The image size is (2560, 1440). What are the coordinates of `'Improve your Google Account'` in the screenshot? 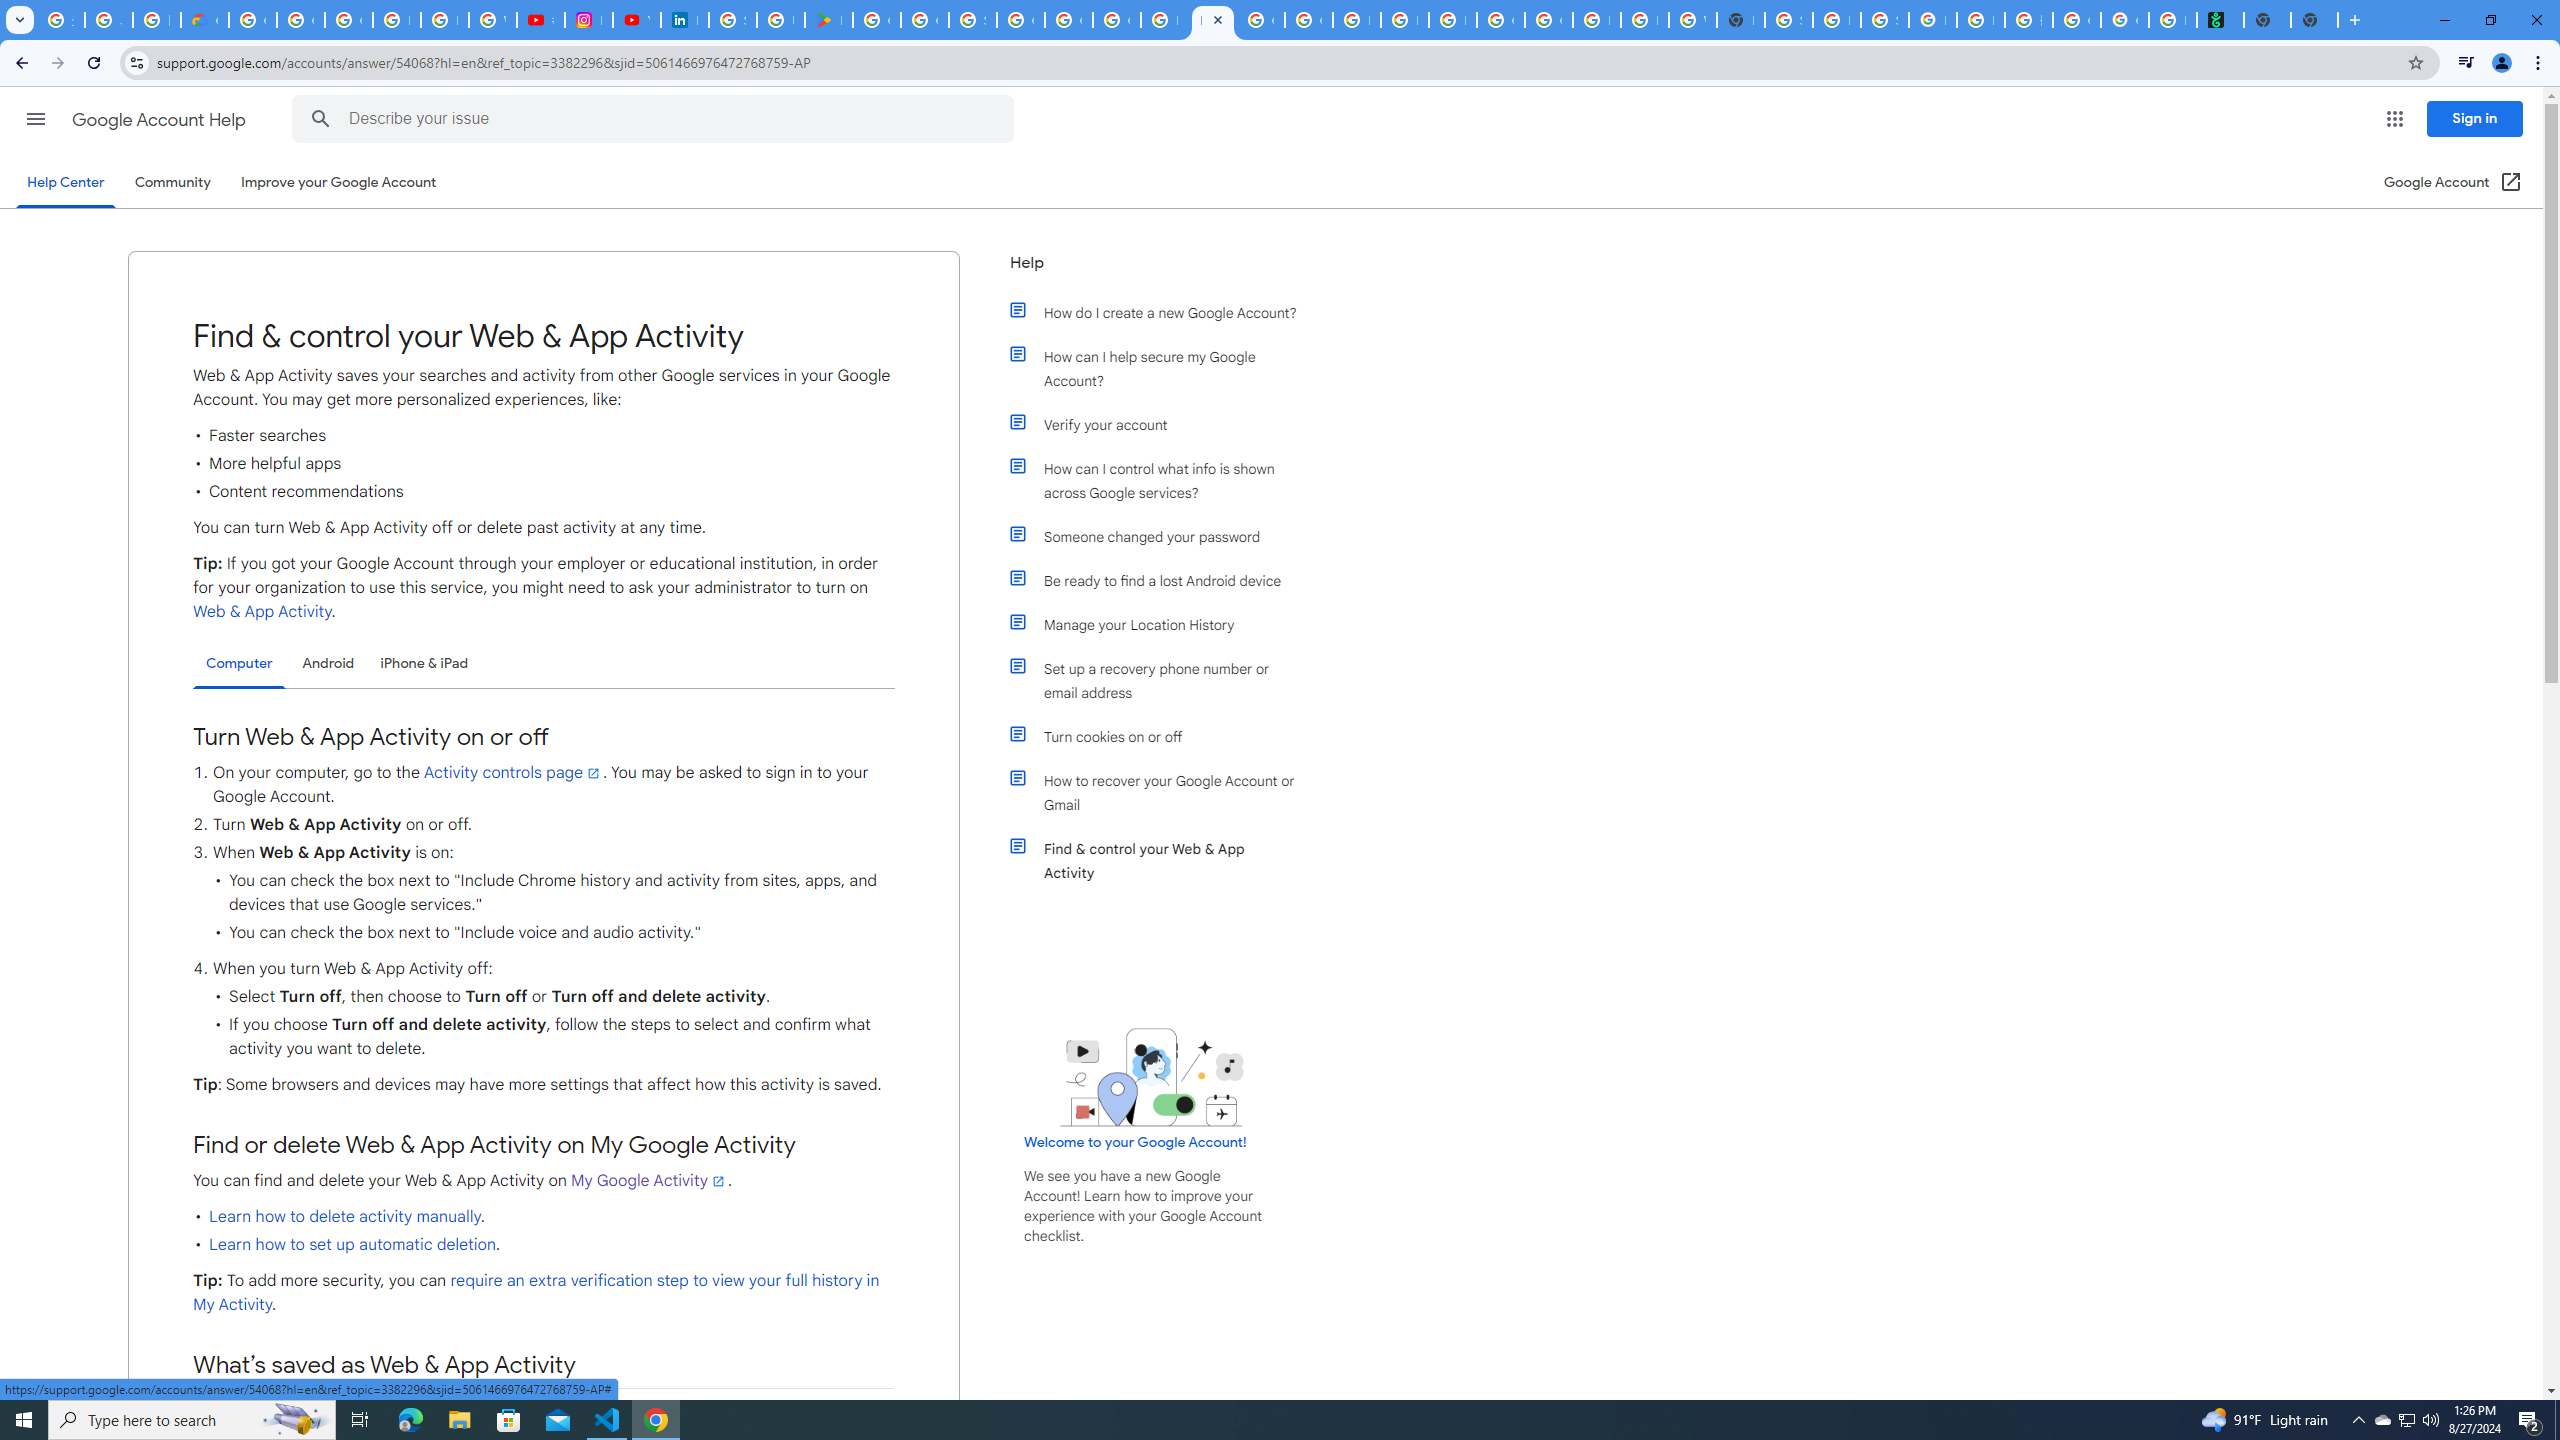 It's located at (338, 181).